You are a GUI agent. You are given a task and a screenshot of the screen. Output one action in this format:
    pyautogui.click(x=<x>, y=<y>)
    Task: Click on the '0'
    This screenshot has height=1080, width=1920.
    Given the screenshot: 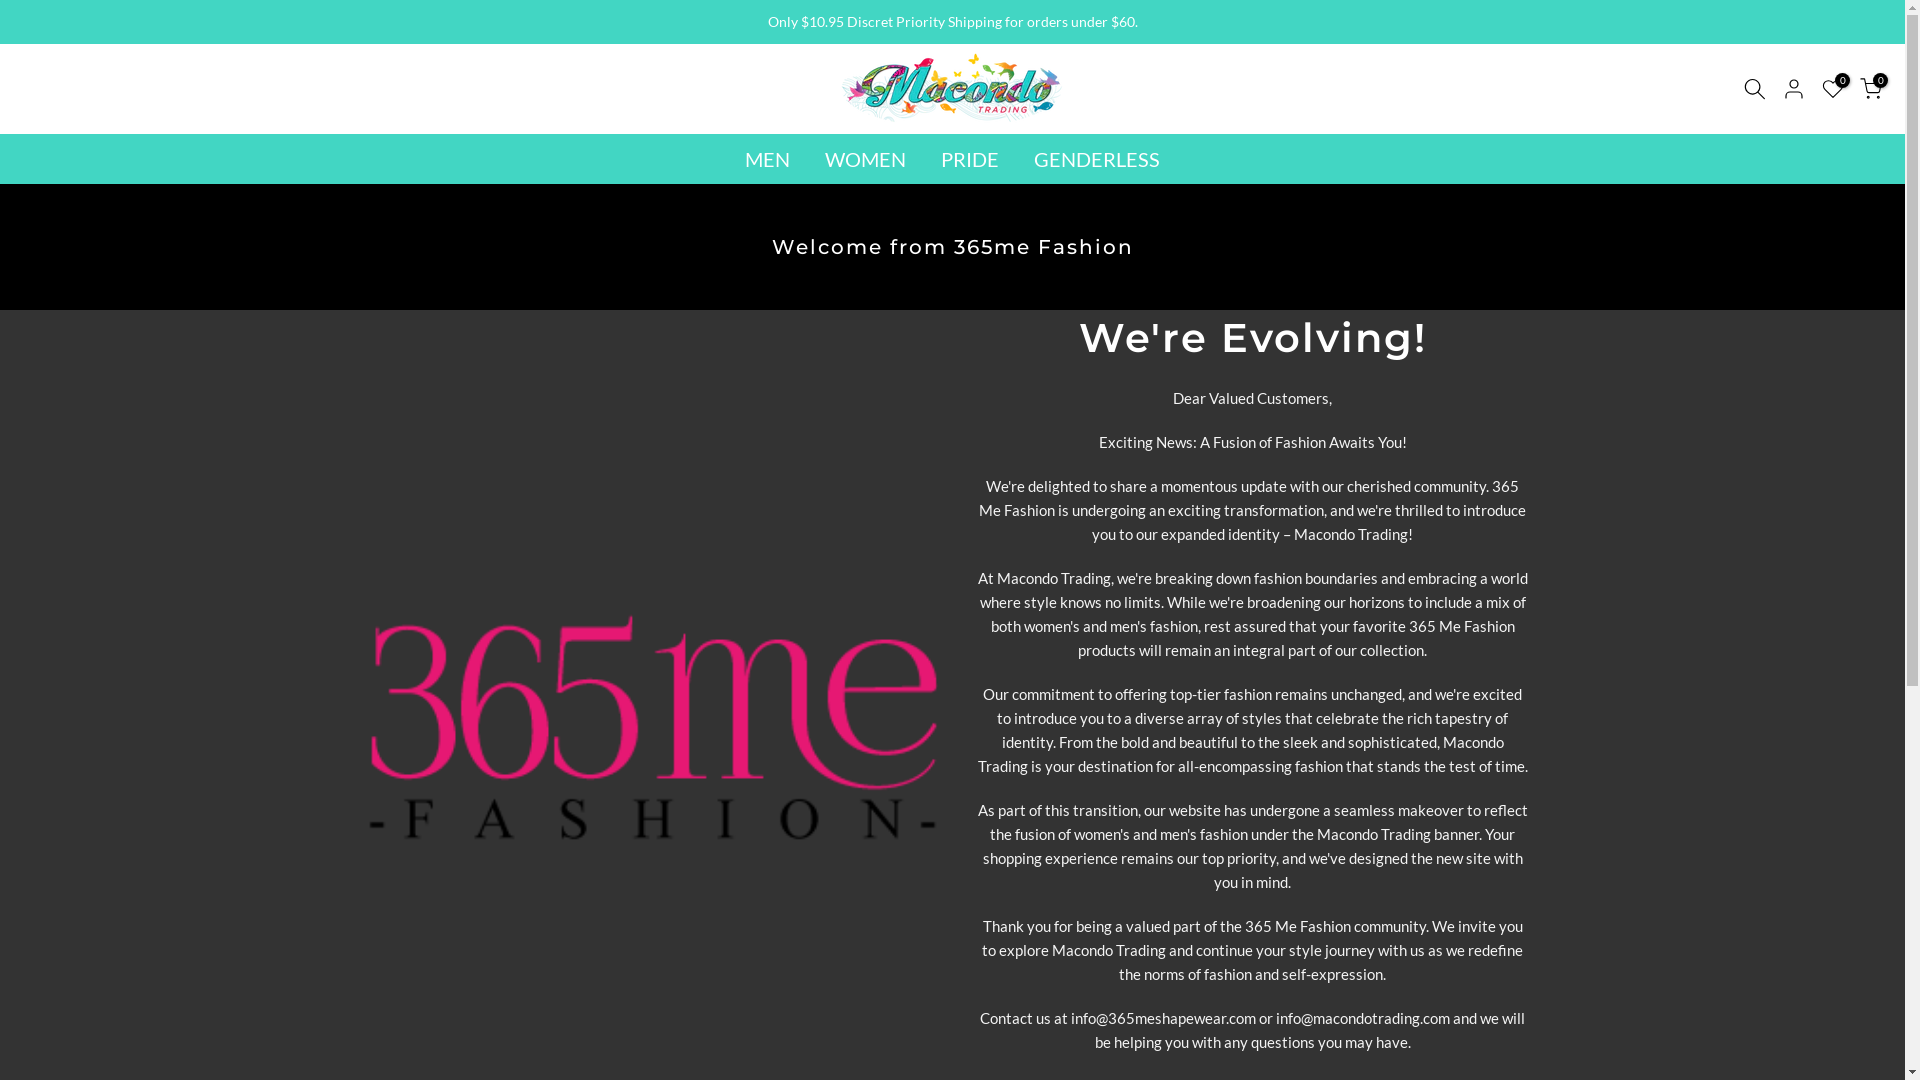 What is the action you would take?
    pyautogui.click(x=1870, y=87)
    